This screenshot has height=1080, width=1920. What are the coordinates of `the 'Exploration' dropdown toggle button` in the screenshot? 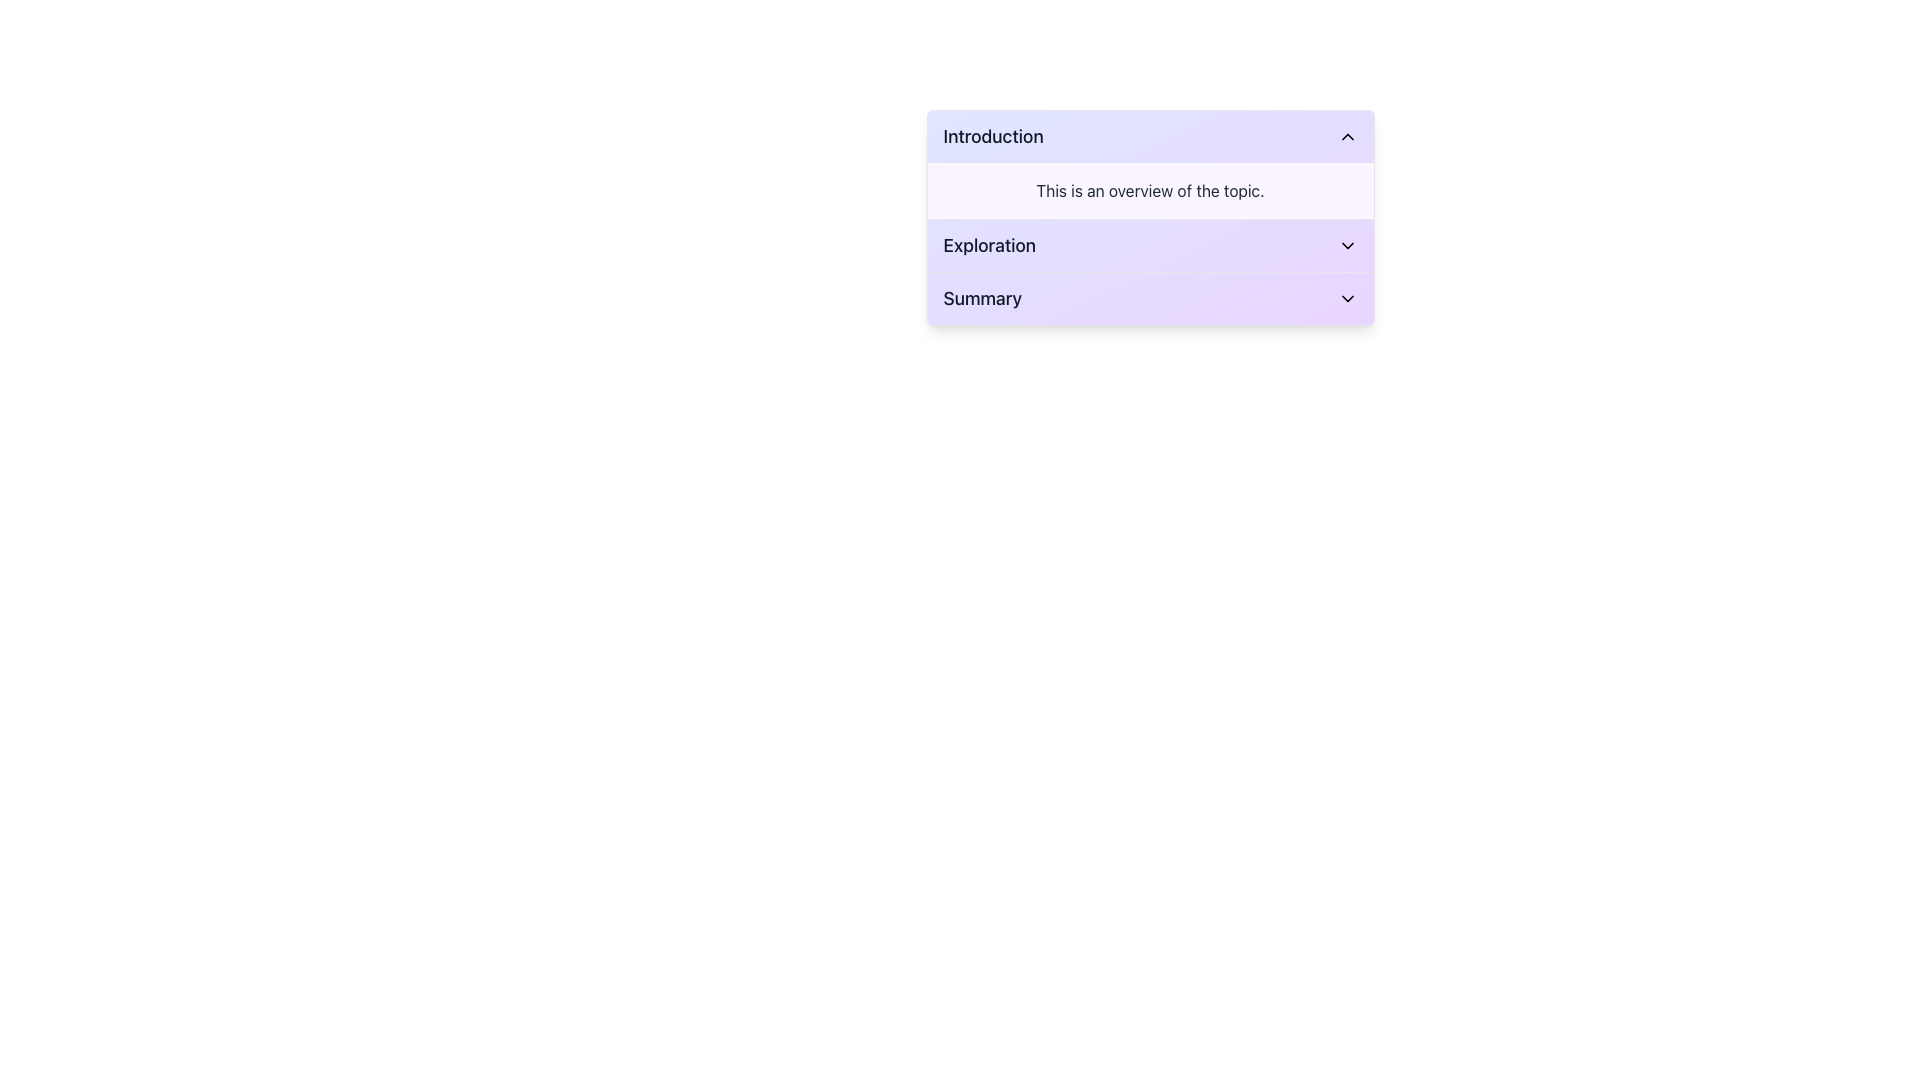 It's located at (1150, 245).